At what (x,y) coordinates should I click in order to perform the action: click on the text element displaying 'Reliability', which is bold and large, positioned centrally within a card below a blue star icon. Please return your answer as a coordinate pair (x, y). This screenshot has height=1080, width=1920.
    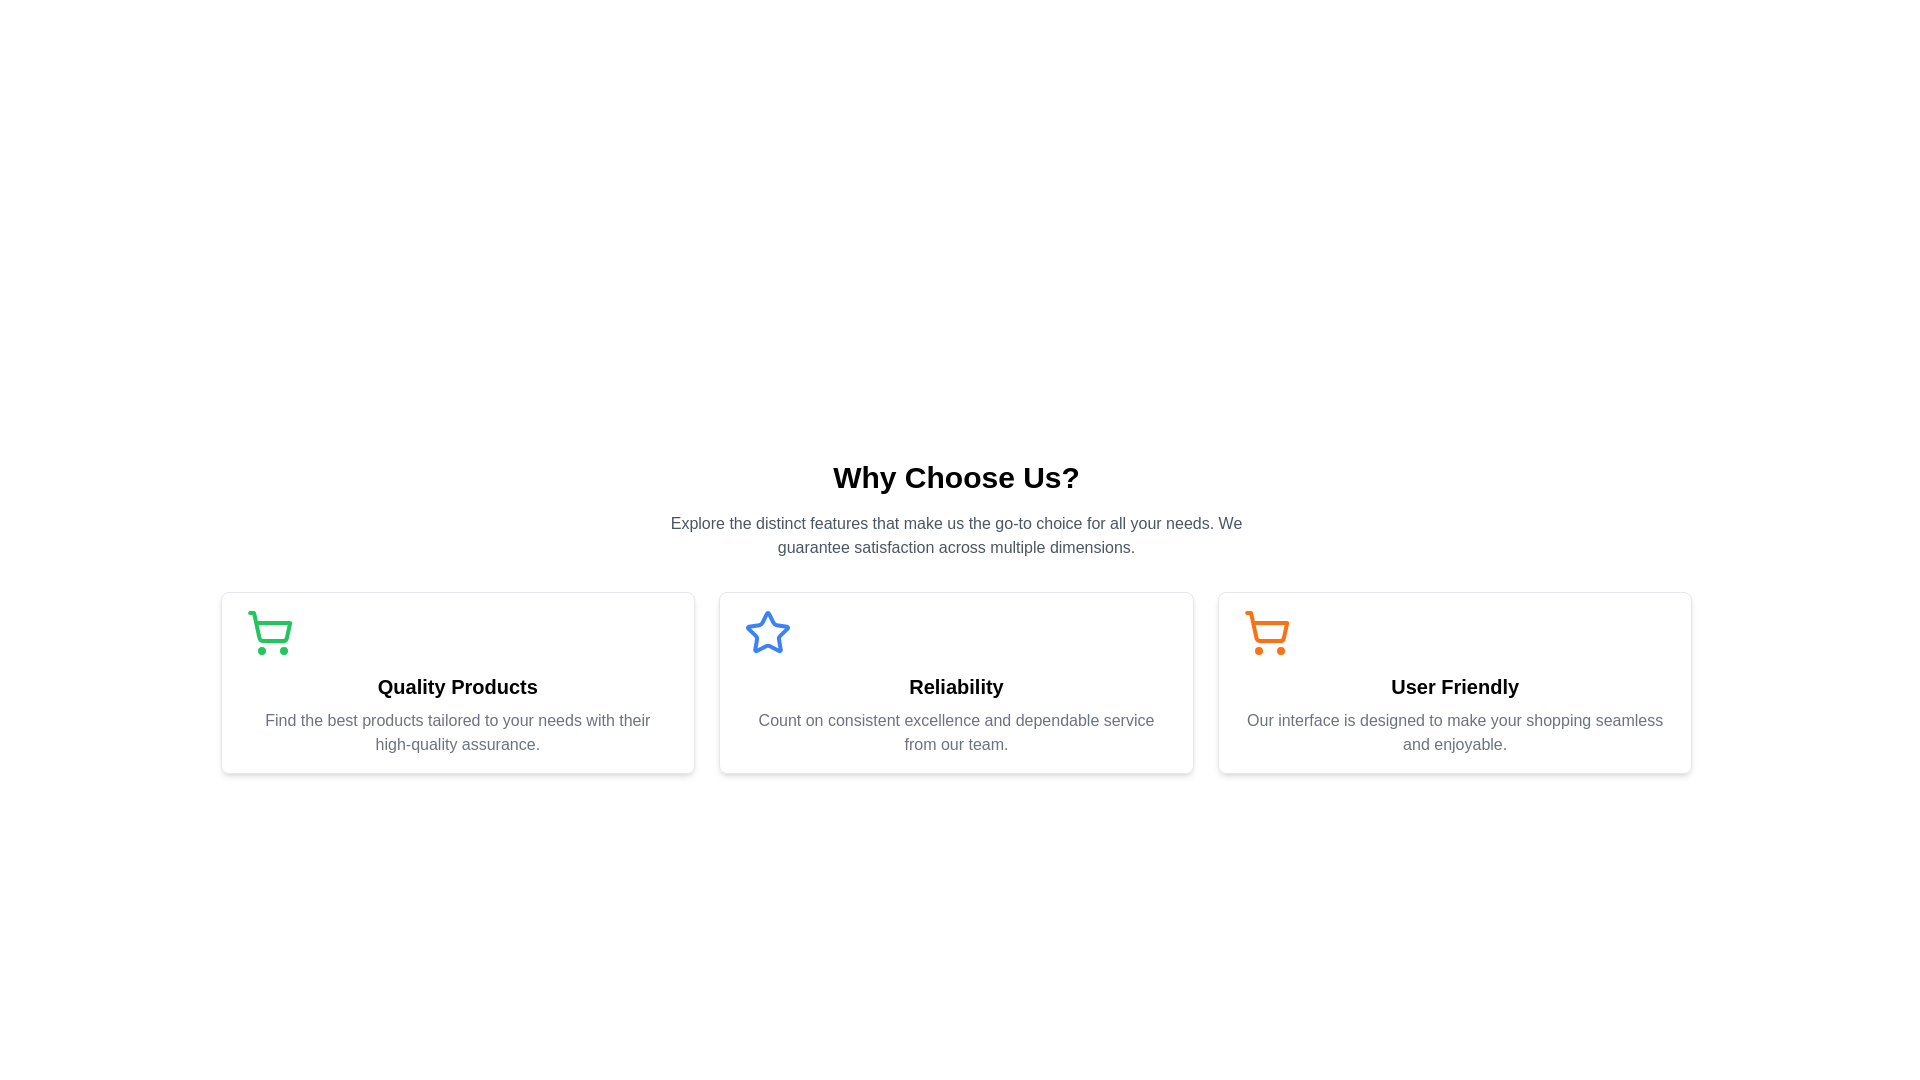
    Looking at the image, I should click on (955, 685).